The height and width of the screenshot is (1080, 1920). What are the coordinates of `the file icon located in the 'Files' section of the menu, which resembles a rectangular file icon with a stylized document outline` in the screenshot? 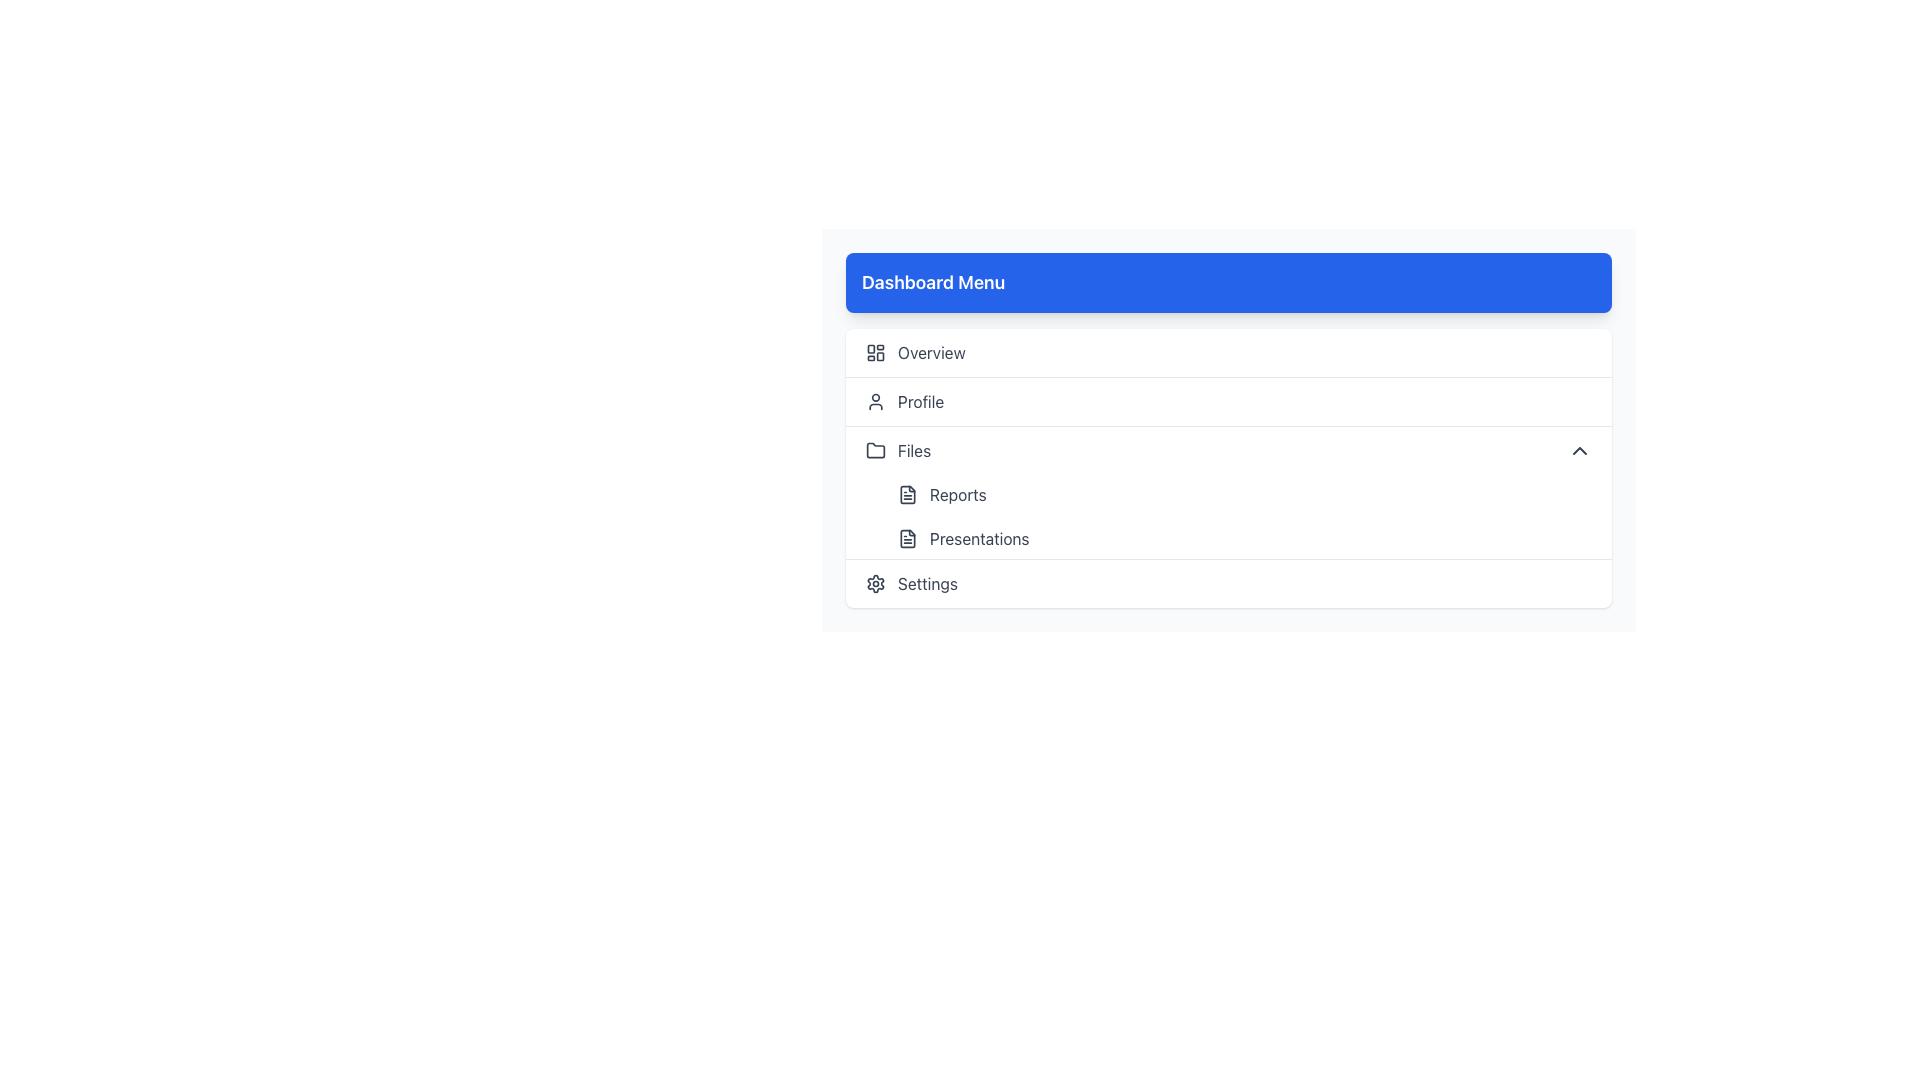 It's located at (906, 494).